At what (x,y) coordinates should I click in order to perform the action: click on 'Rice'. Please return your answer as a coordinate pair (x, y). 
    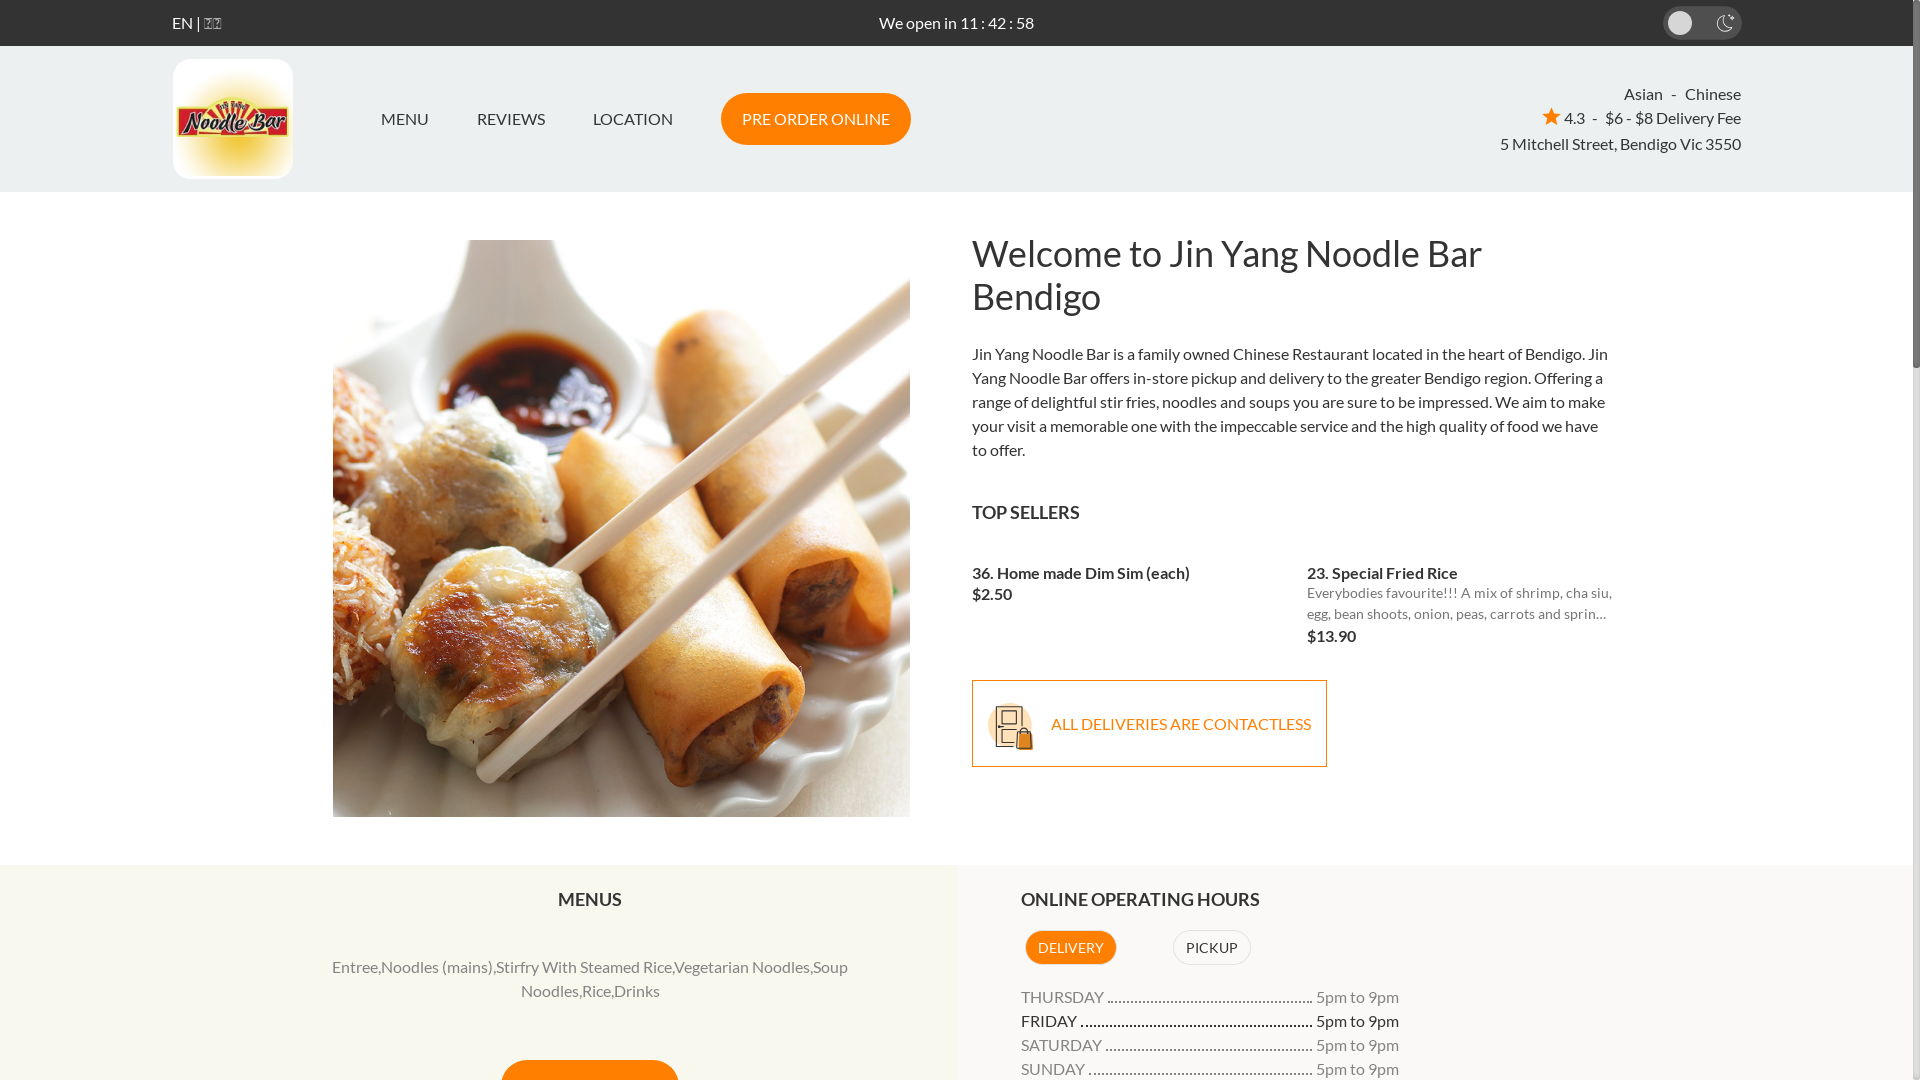
    Looking at the image, I should click on (595, 990).